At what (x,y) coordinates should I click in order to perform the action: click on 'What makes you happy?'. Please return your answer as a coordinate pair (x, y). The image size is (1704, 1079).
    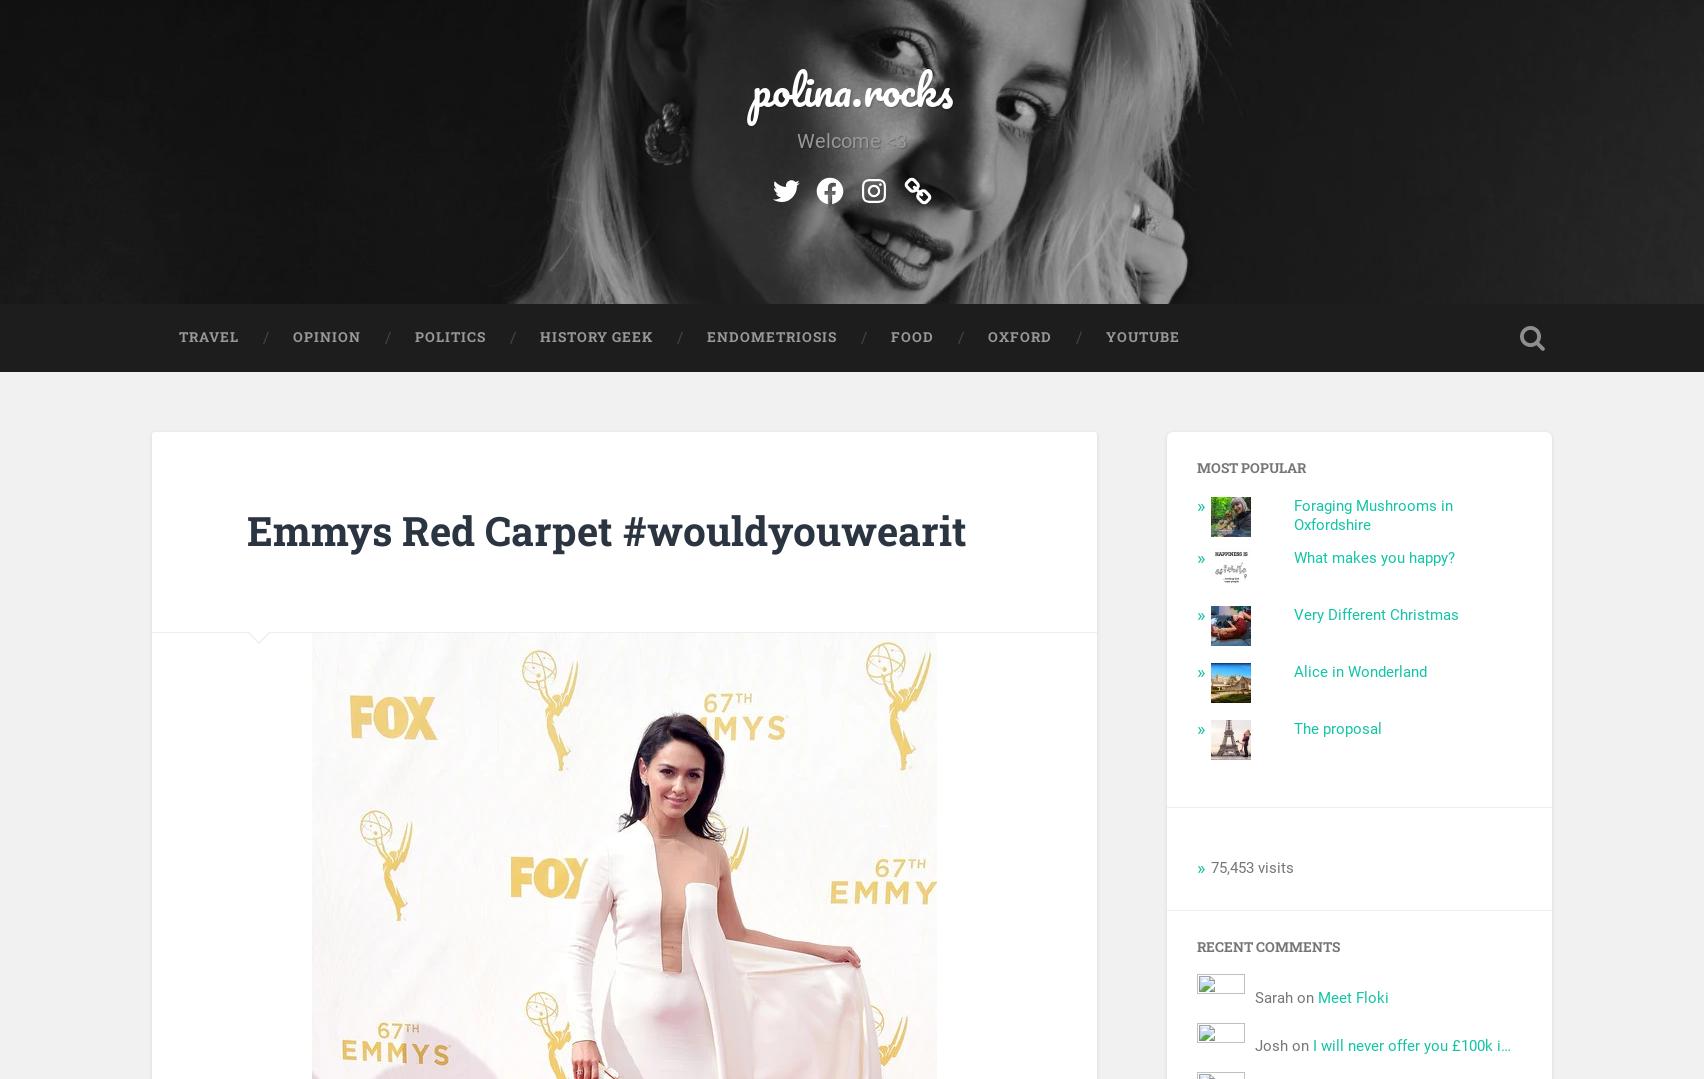
    Looking at the image, I should click on (1373, 555).